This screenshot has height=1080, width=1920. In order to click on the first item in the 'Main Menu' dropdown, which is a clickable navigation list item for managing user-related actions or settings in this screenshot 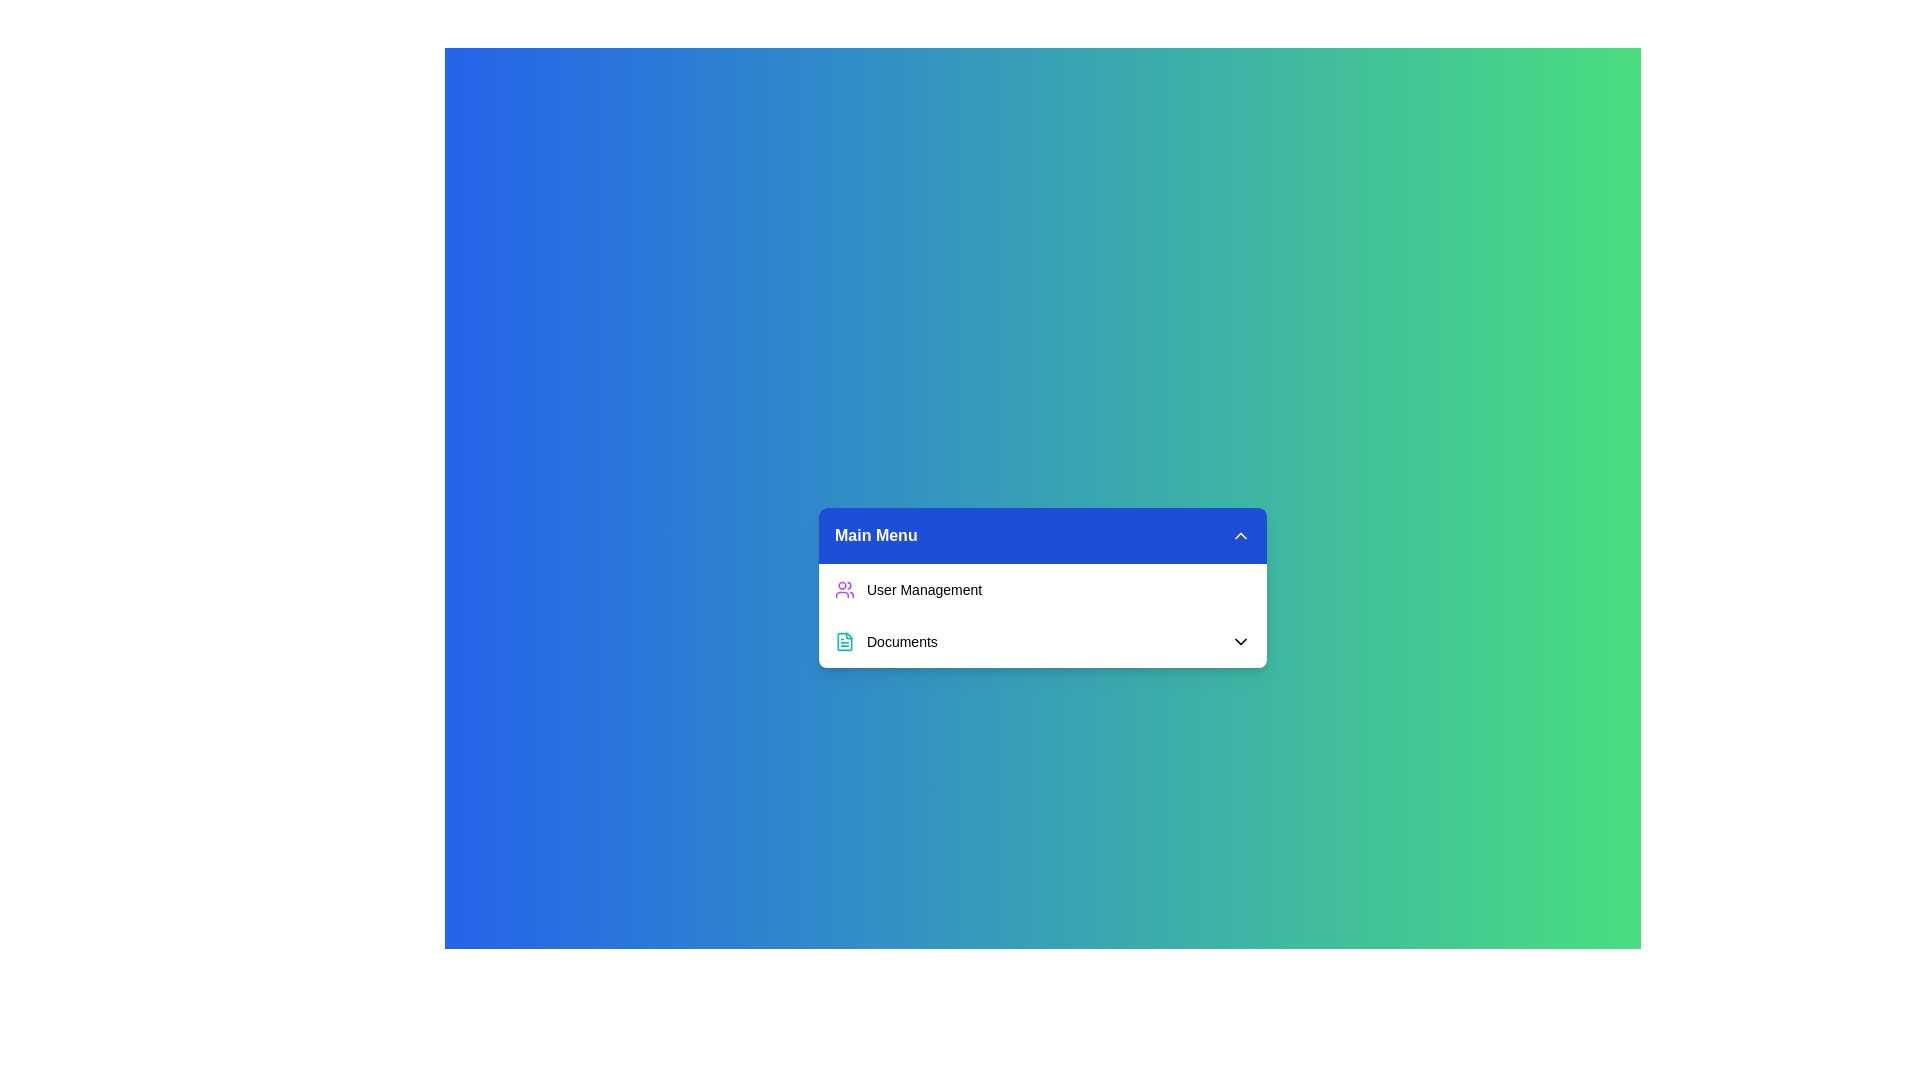, I will do `click(1041, 586)`.